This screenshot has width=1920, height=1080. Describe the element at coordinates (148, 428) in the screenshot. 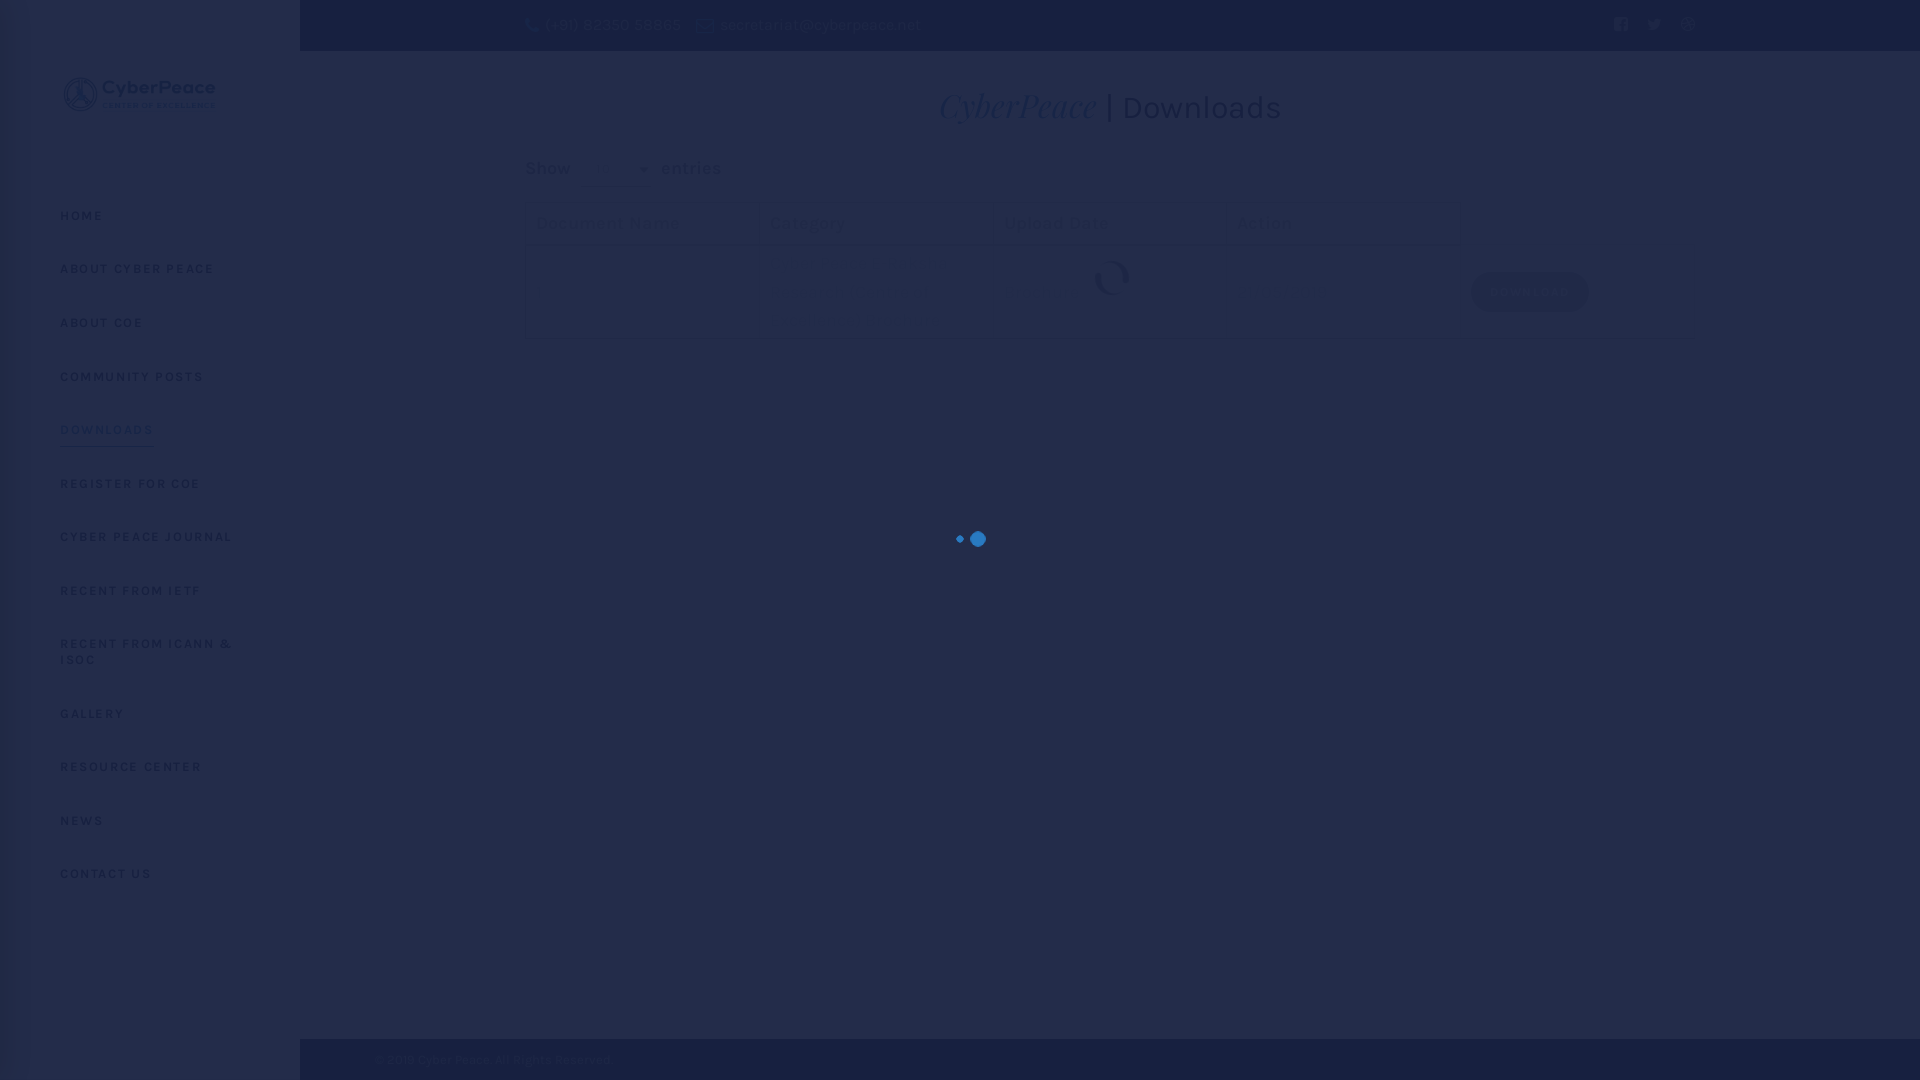

I see `'DOWNLOADS'` at that location.